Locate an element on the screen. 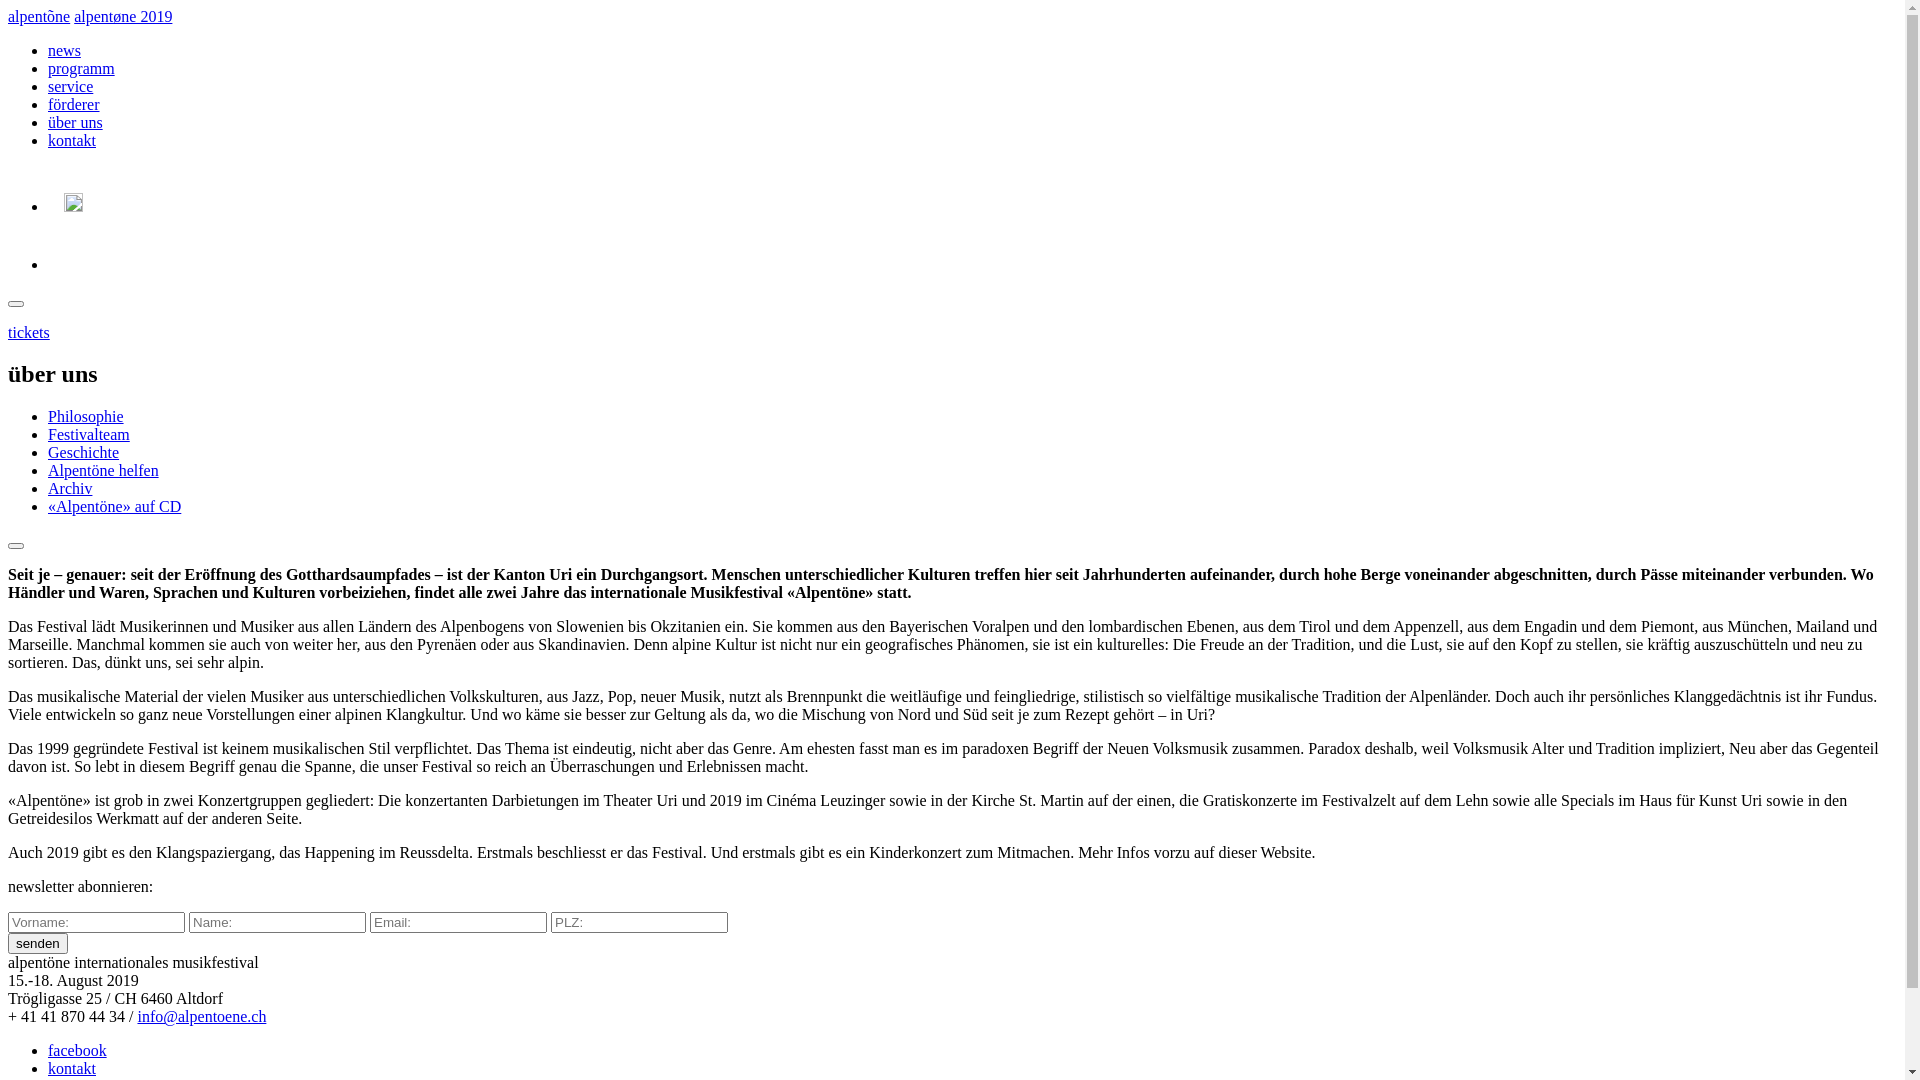 This screenshot has width=1920, height=1080. 'Archiv' is located at coordinates (70, 488).